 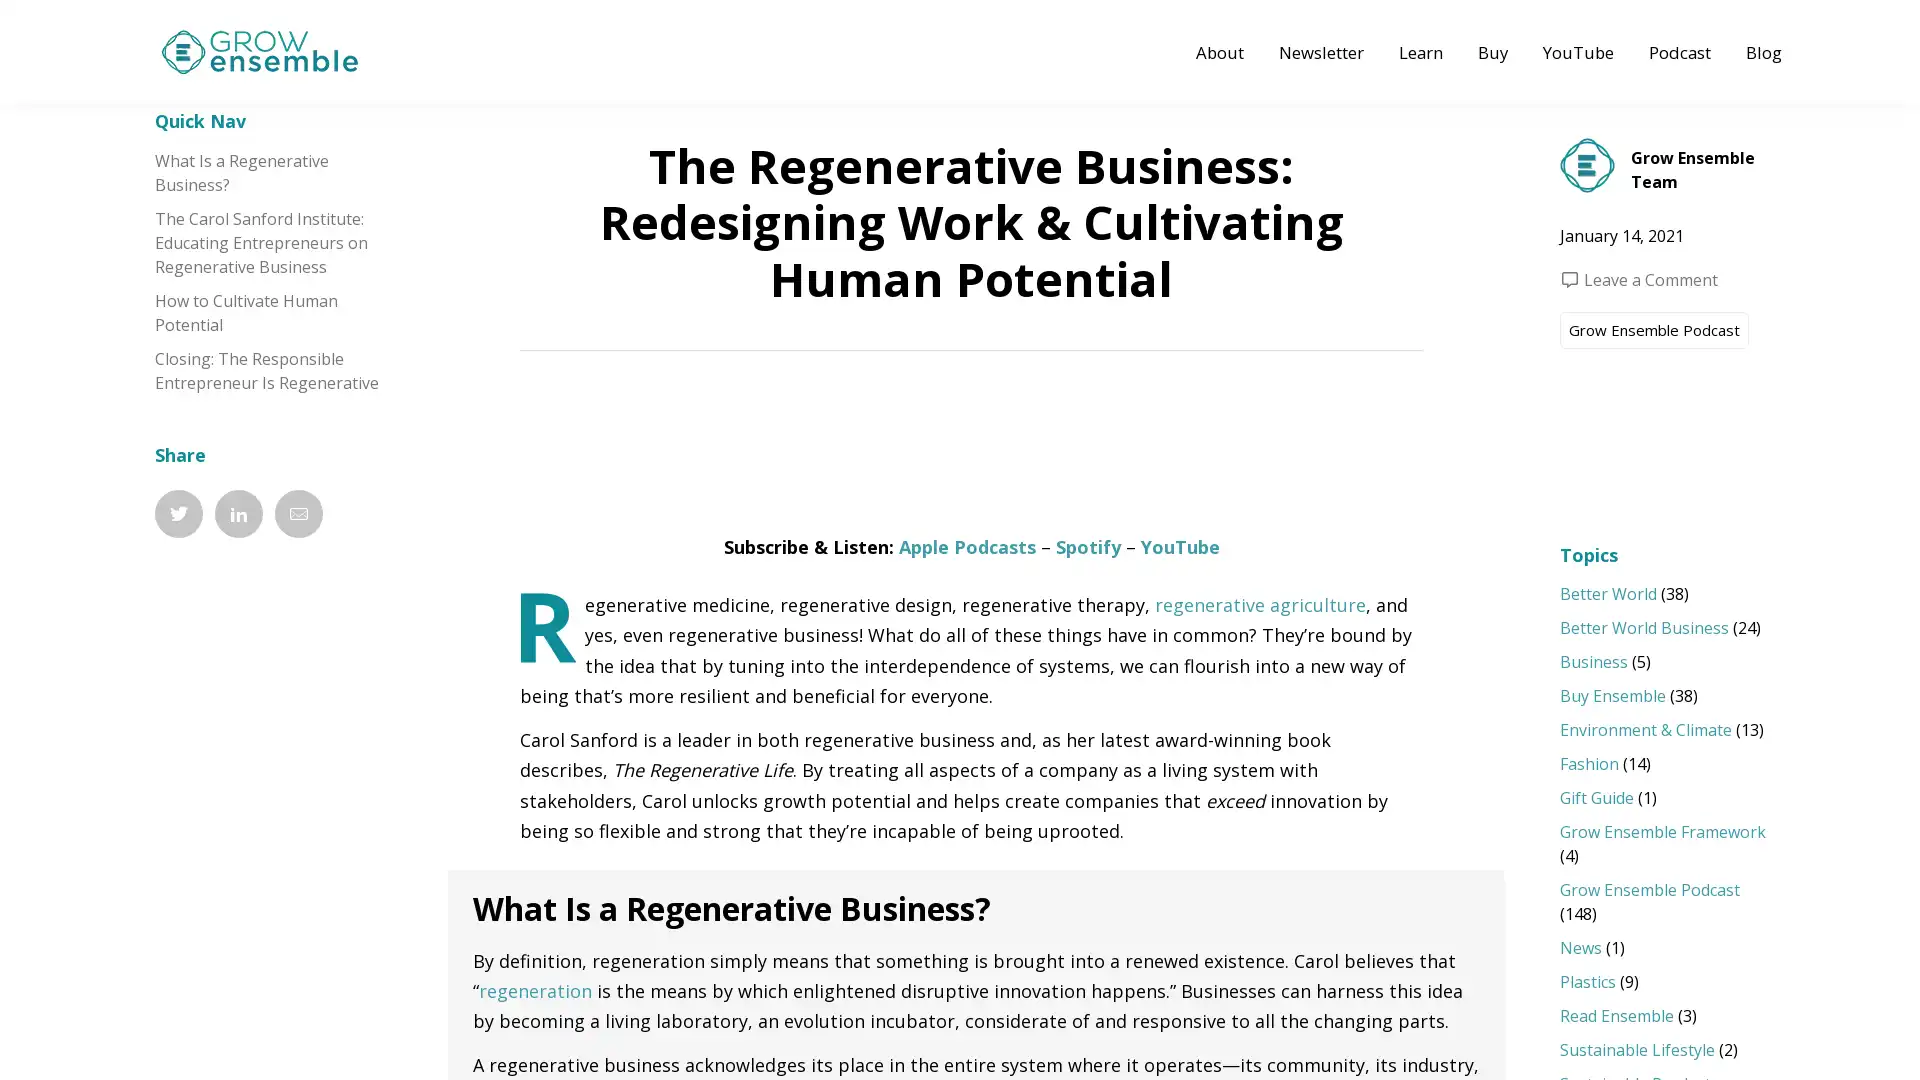 What do you see at coordinates (1880, 991) in the screenshot?
I see `Bookmark Page` at bounding box center [1880, 991].